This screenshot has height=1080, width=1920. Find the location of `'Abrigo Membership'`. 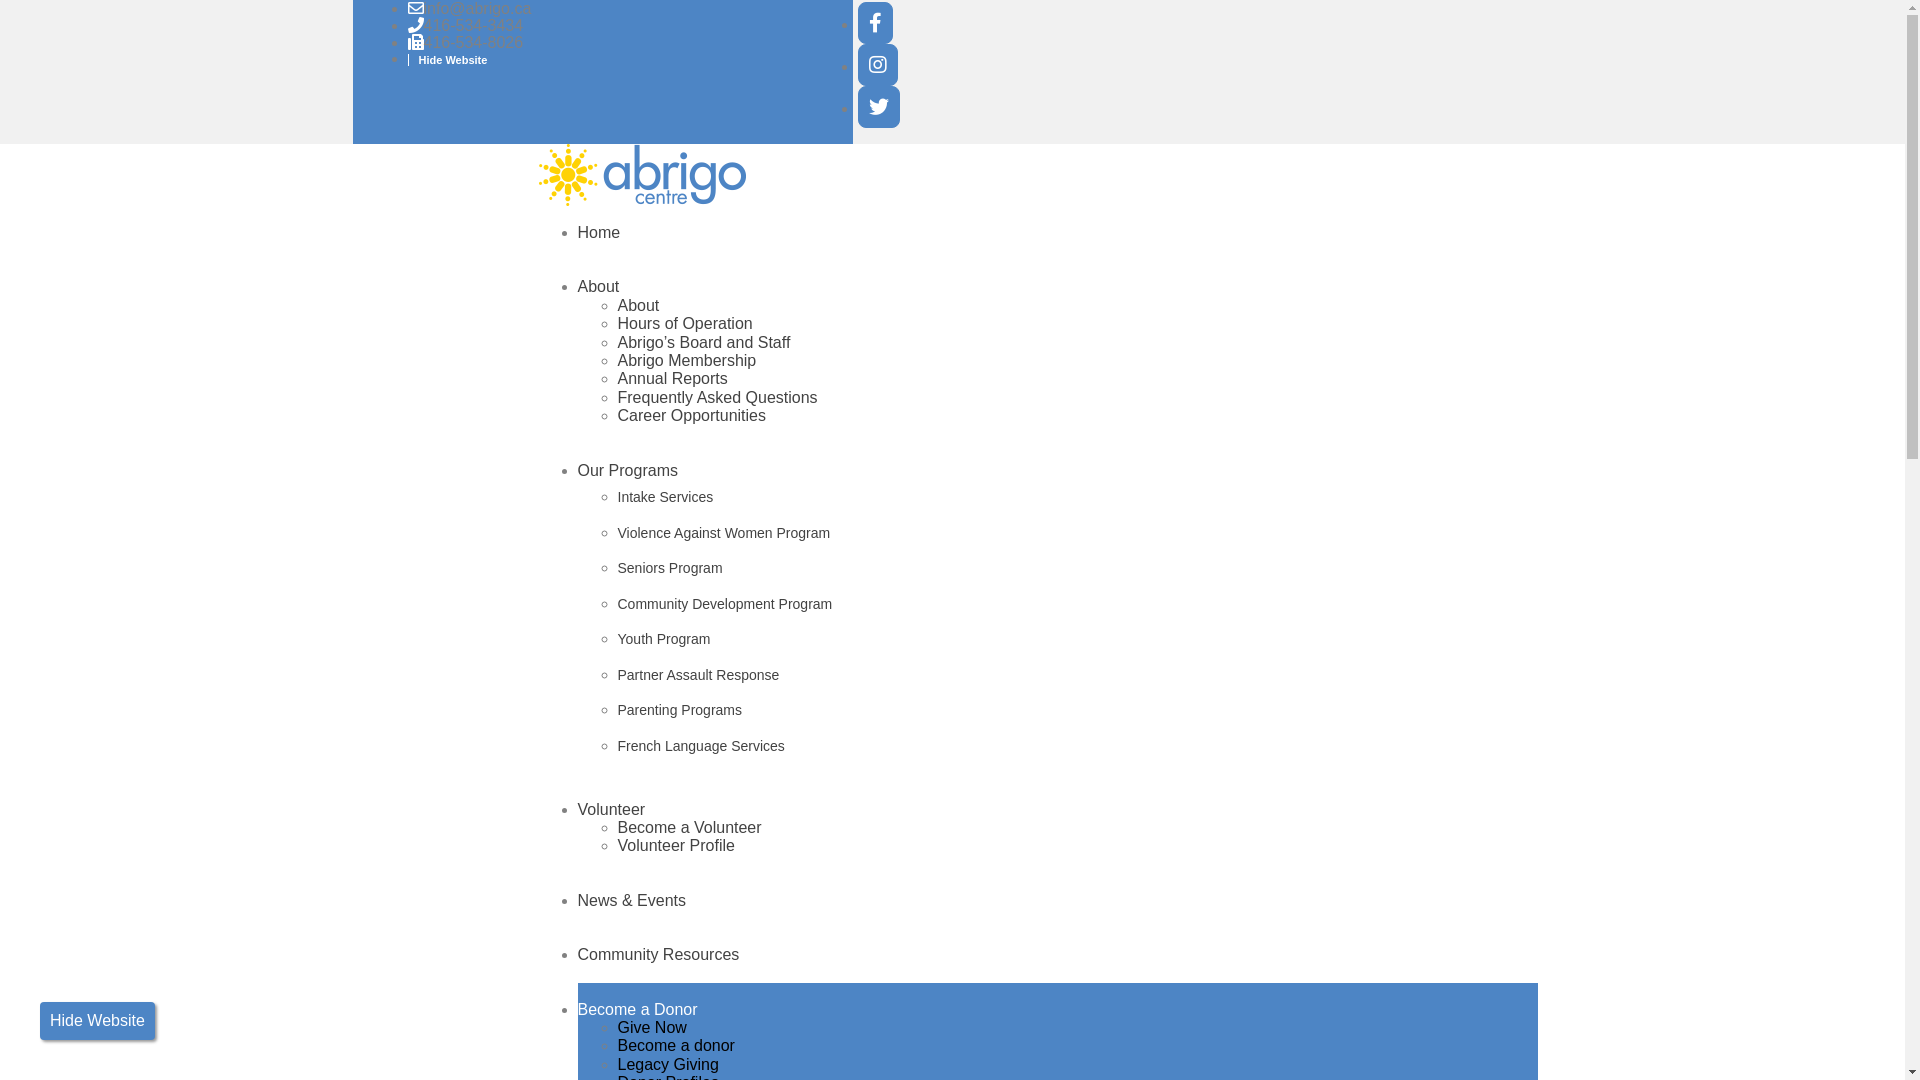

'Abrigo Membership' is located at coordinates (687, 360).